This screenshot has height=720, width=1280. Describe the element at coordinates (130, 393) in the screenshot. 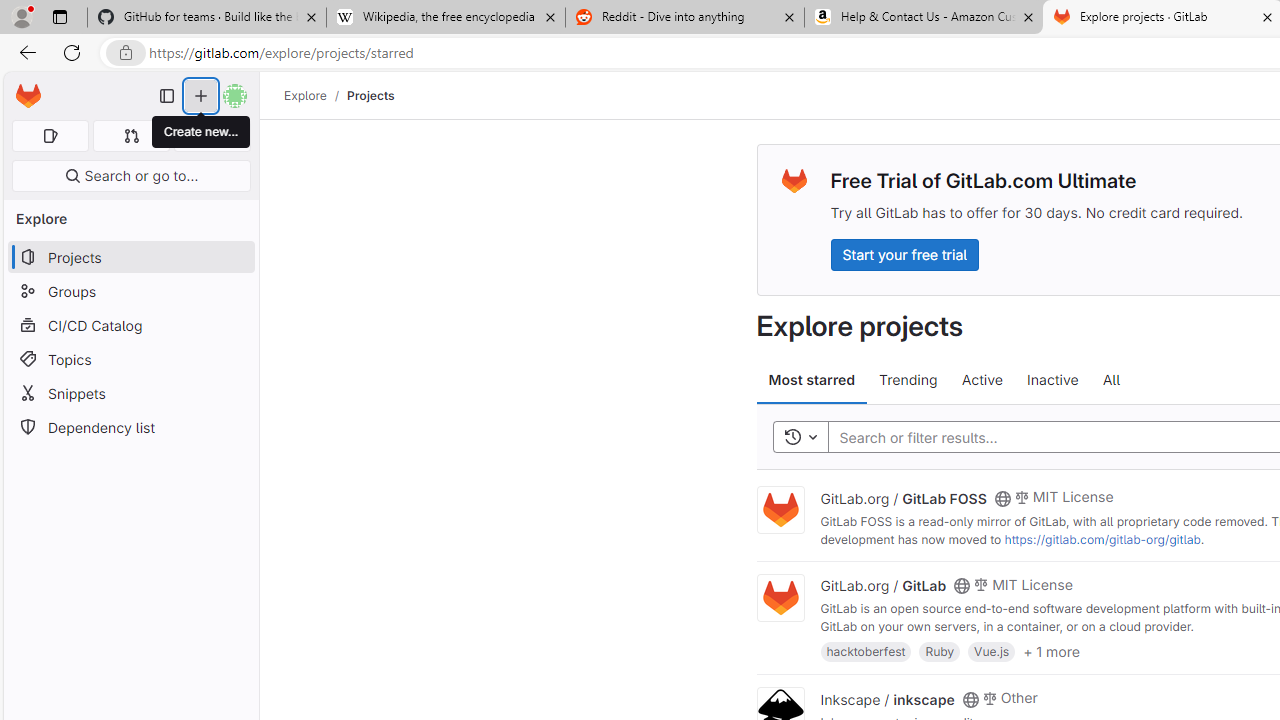

I see `'Snippets'` at that location.